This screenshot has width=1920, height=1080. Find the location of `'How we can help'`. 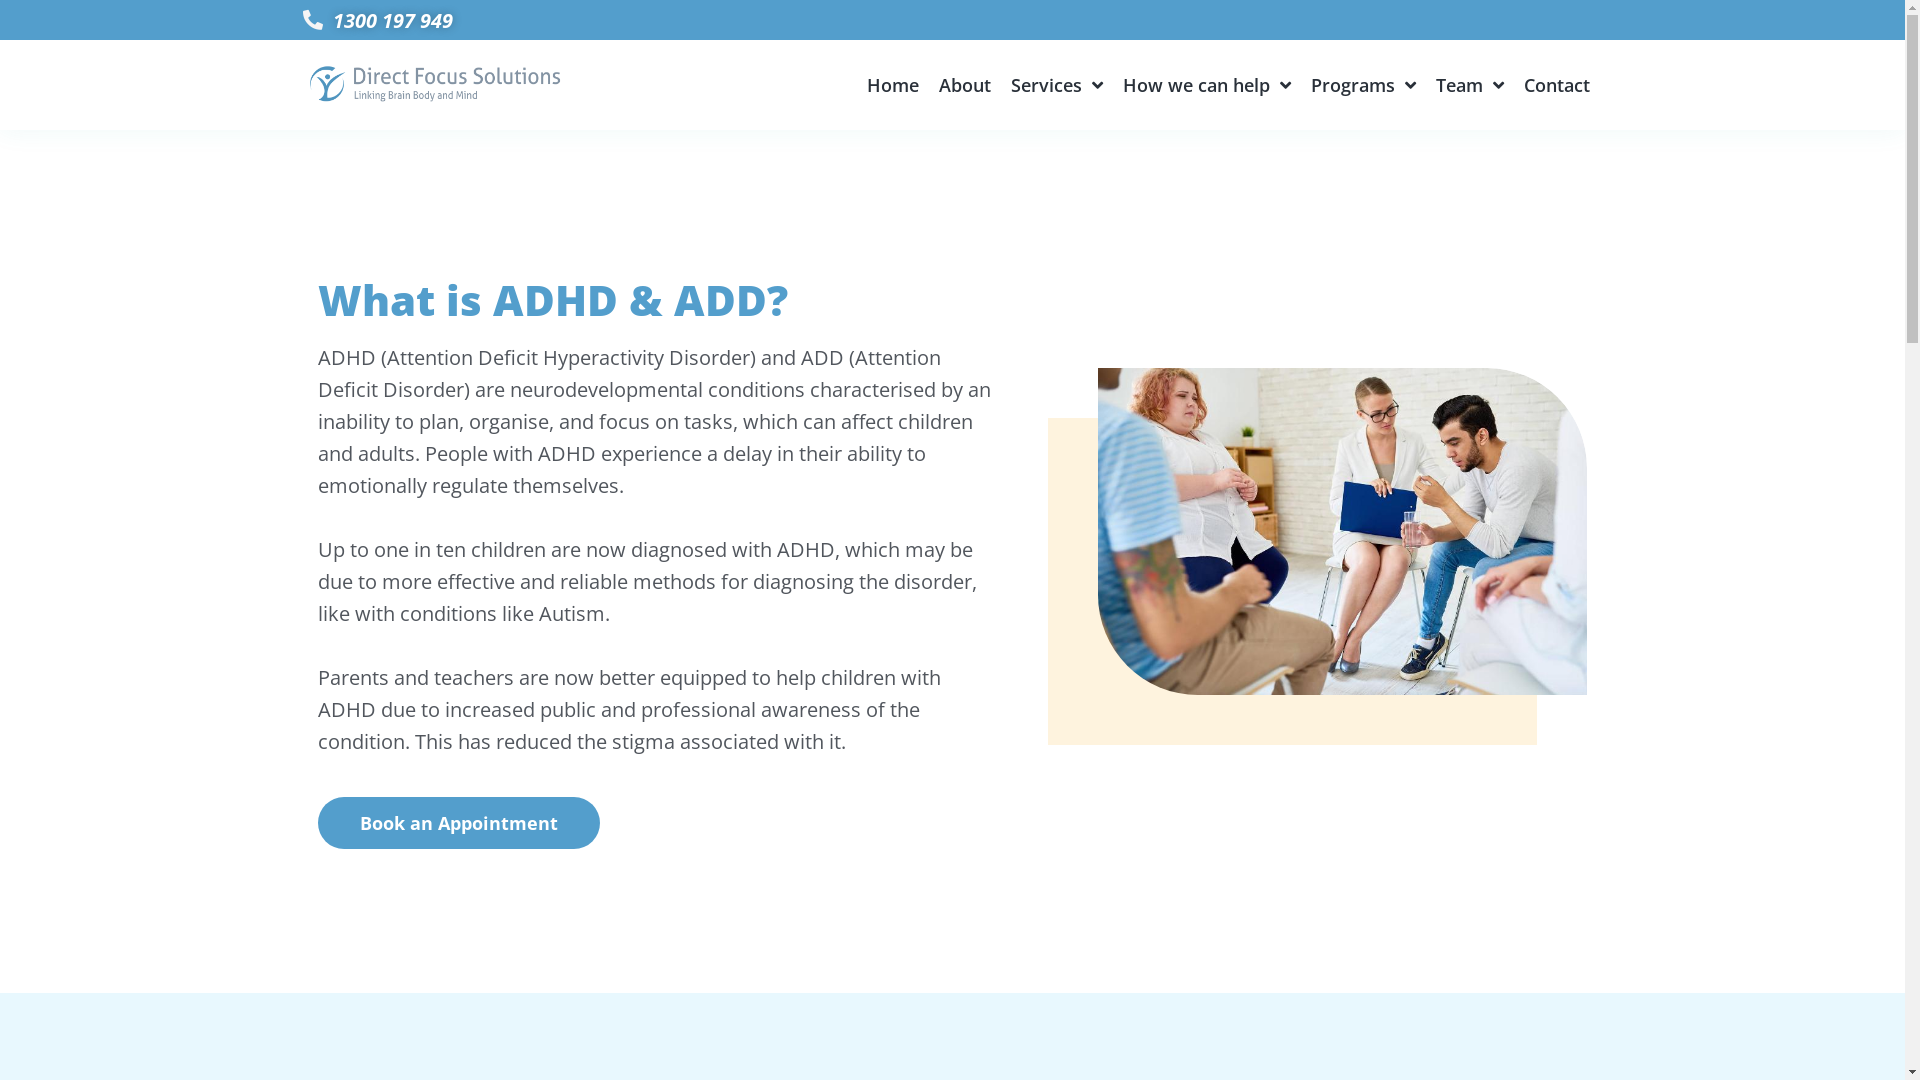

'How we can help' is located at coordinates (1123, 83).